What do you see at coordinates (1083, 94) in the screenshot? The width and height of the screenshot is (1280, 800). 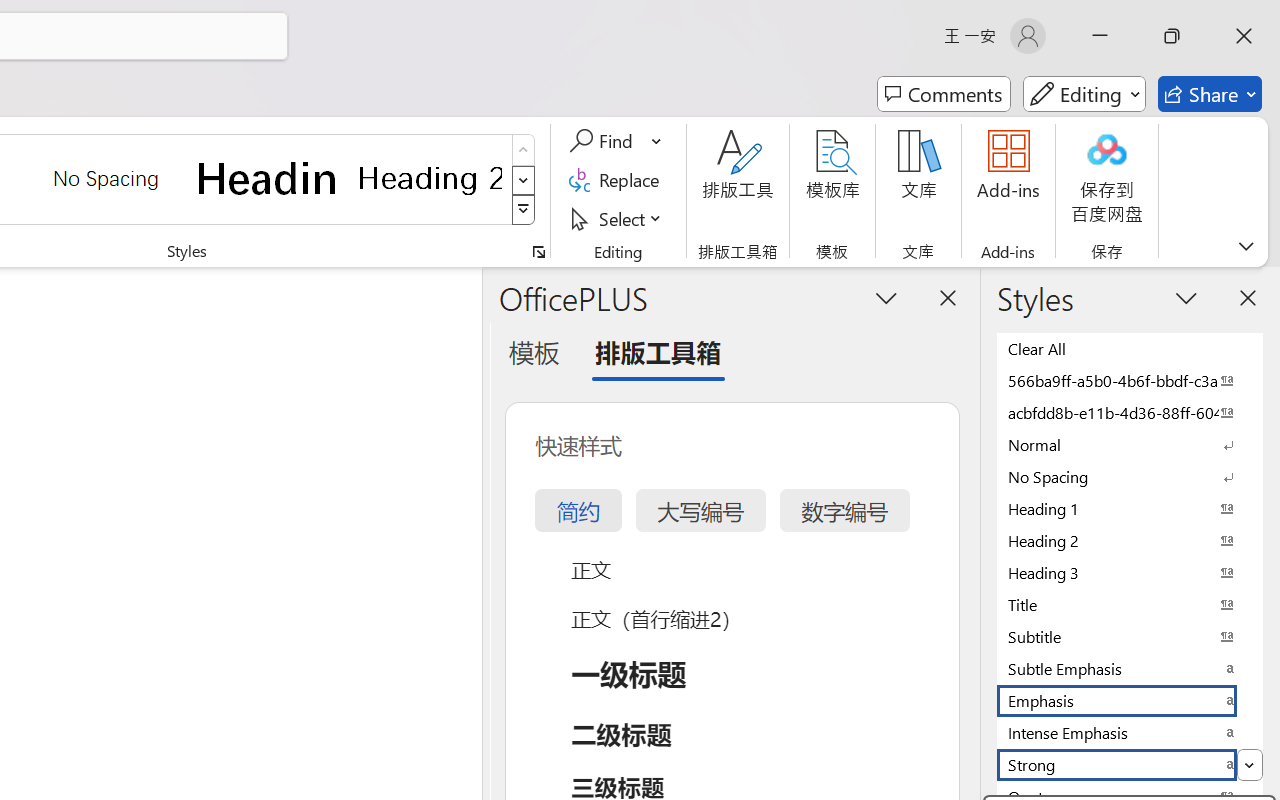 I see `'Mode'` at bounding box center [1083, 94].